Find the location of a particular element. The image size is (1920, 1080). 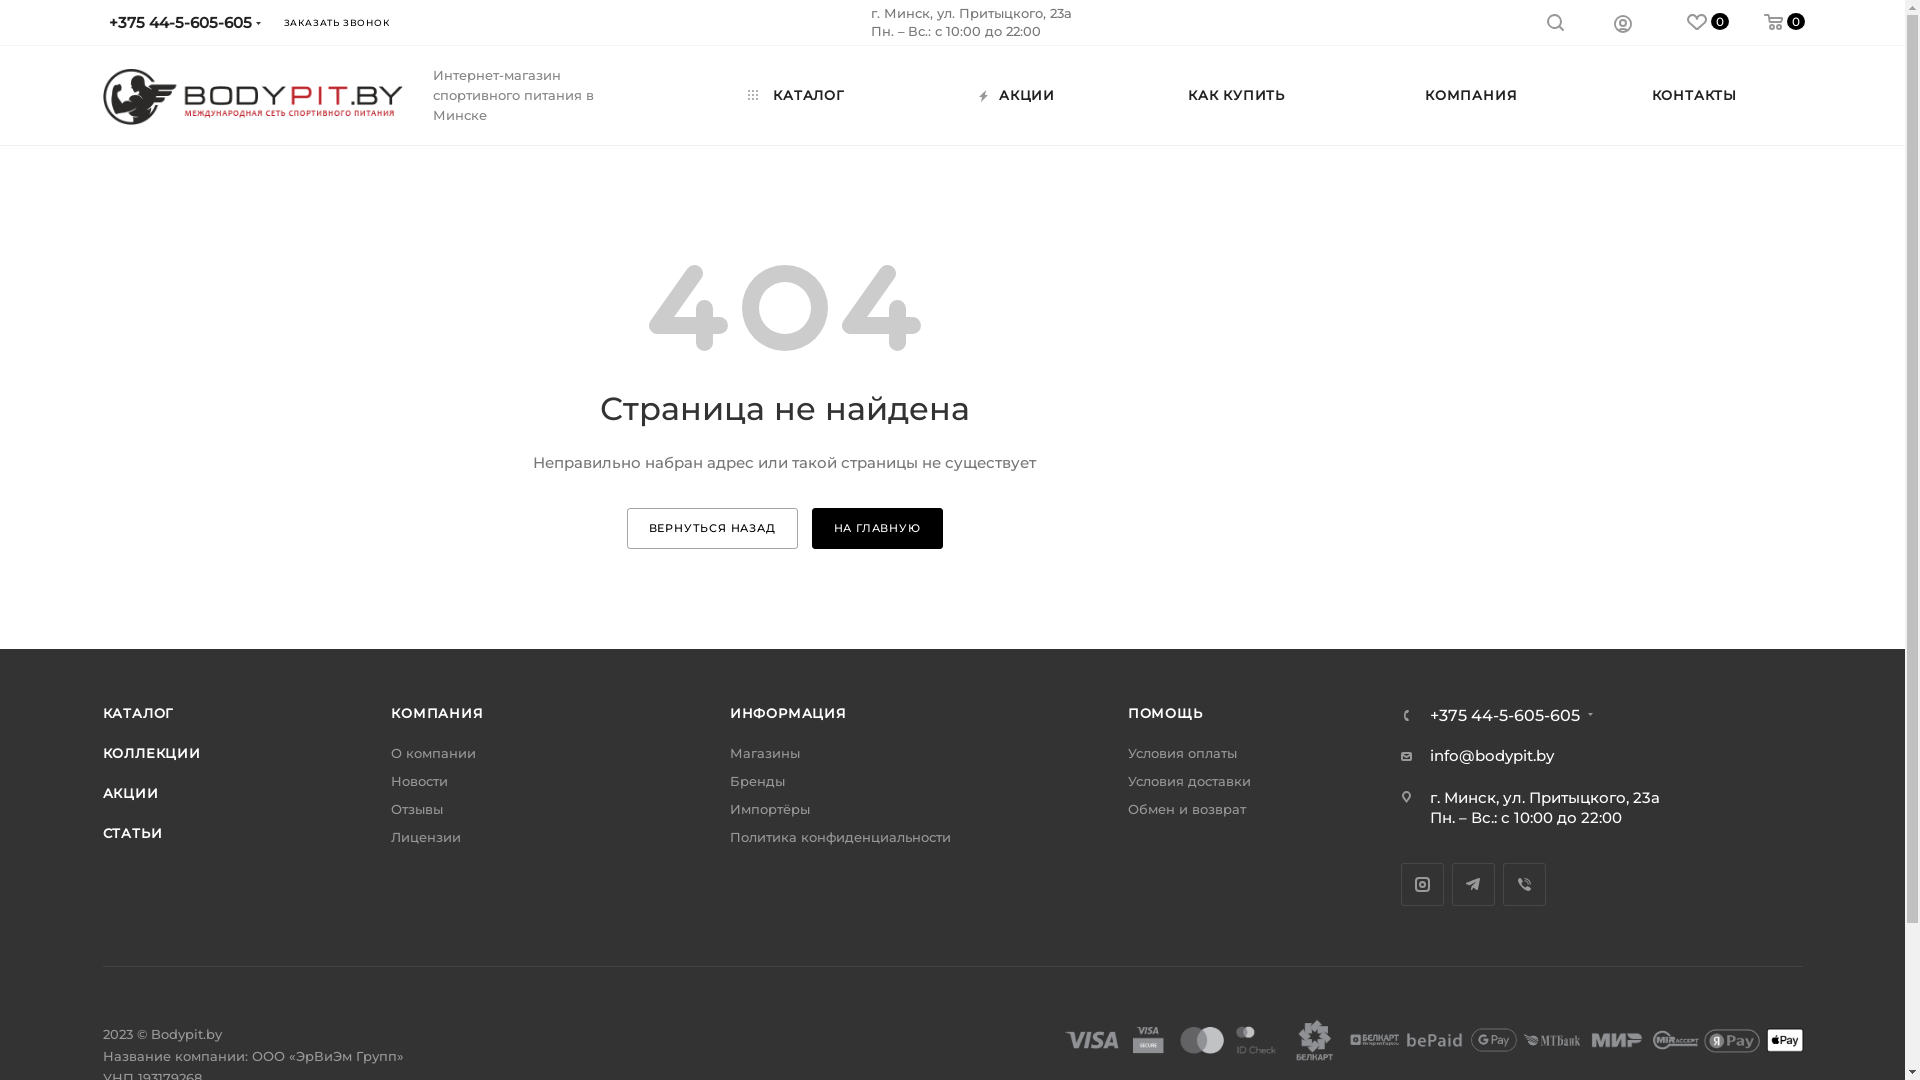

'0' is located at coordinates (1689, 23).